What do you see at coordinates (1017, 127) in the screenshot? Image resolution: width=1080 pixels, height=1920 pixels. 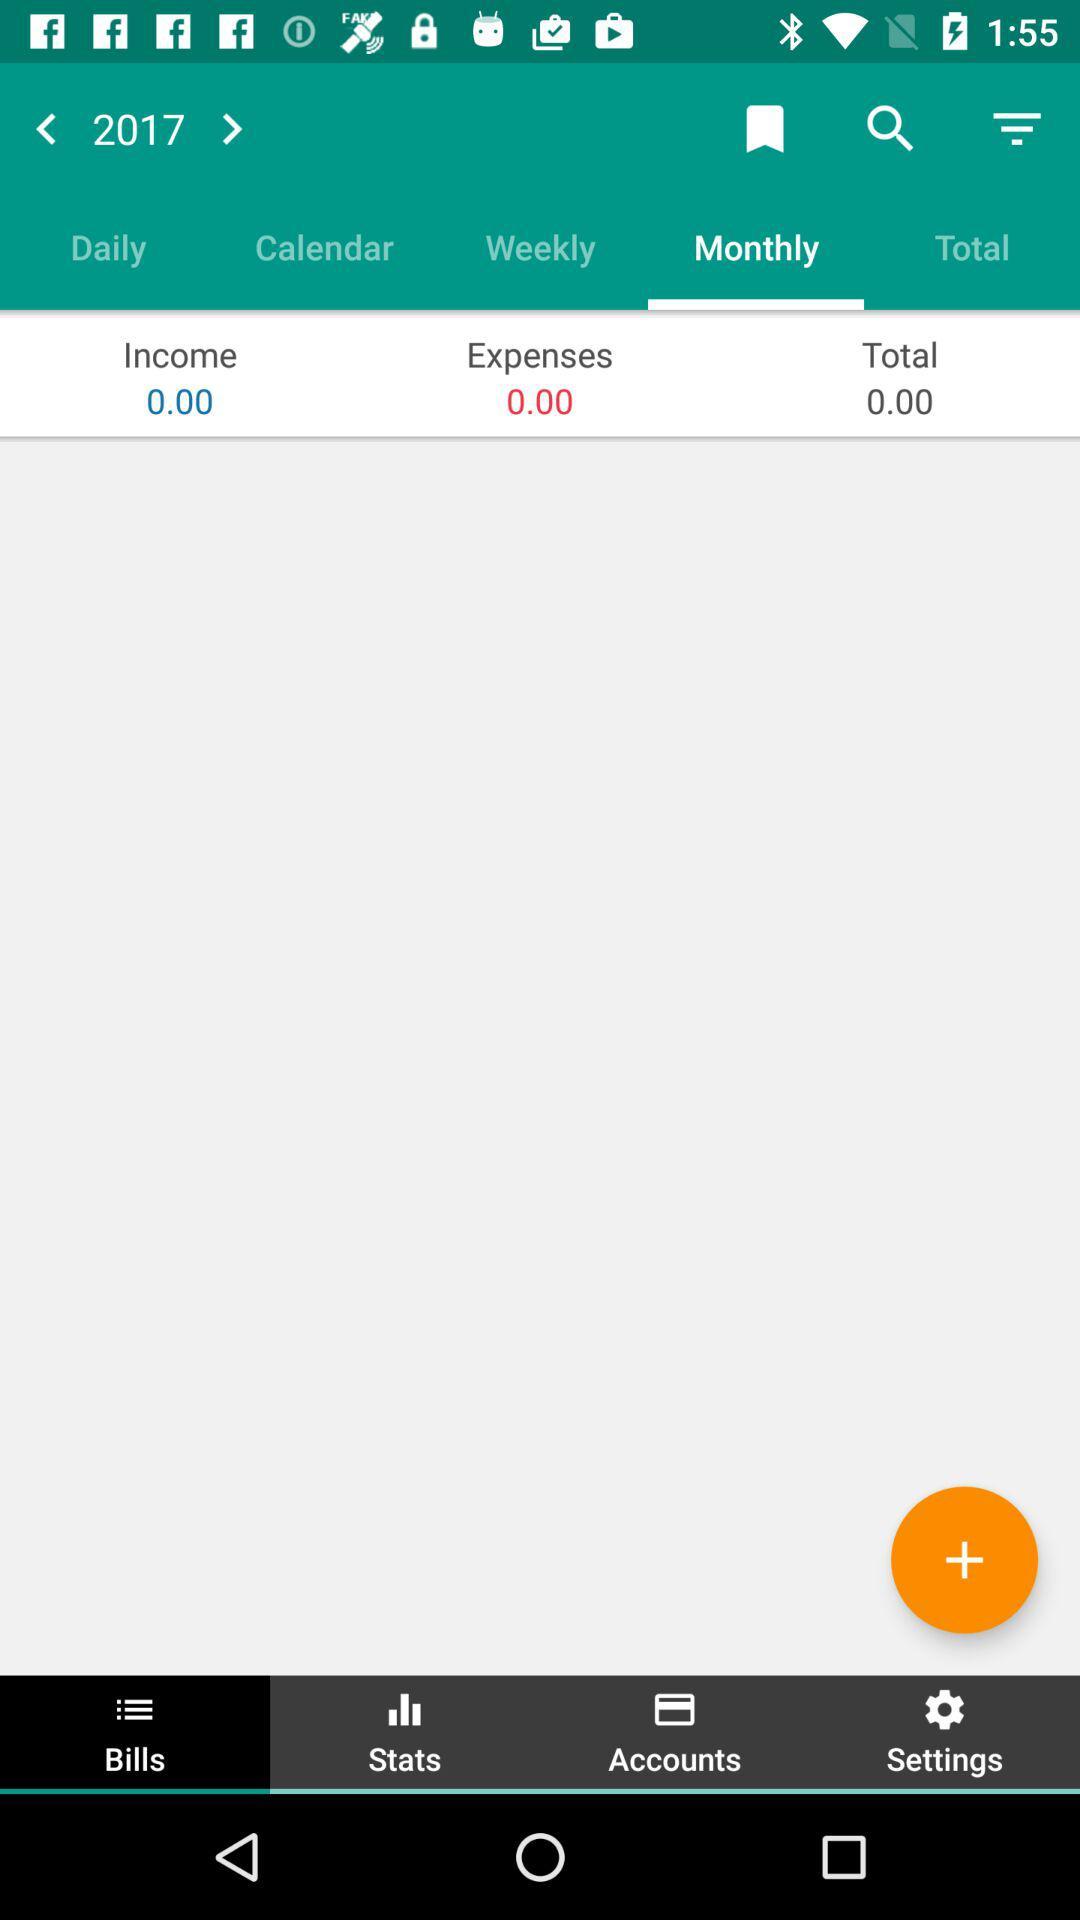 I see `the filter_list icon` at bounding box center [1017, 127].